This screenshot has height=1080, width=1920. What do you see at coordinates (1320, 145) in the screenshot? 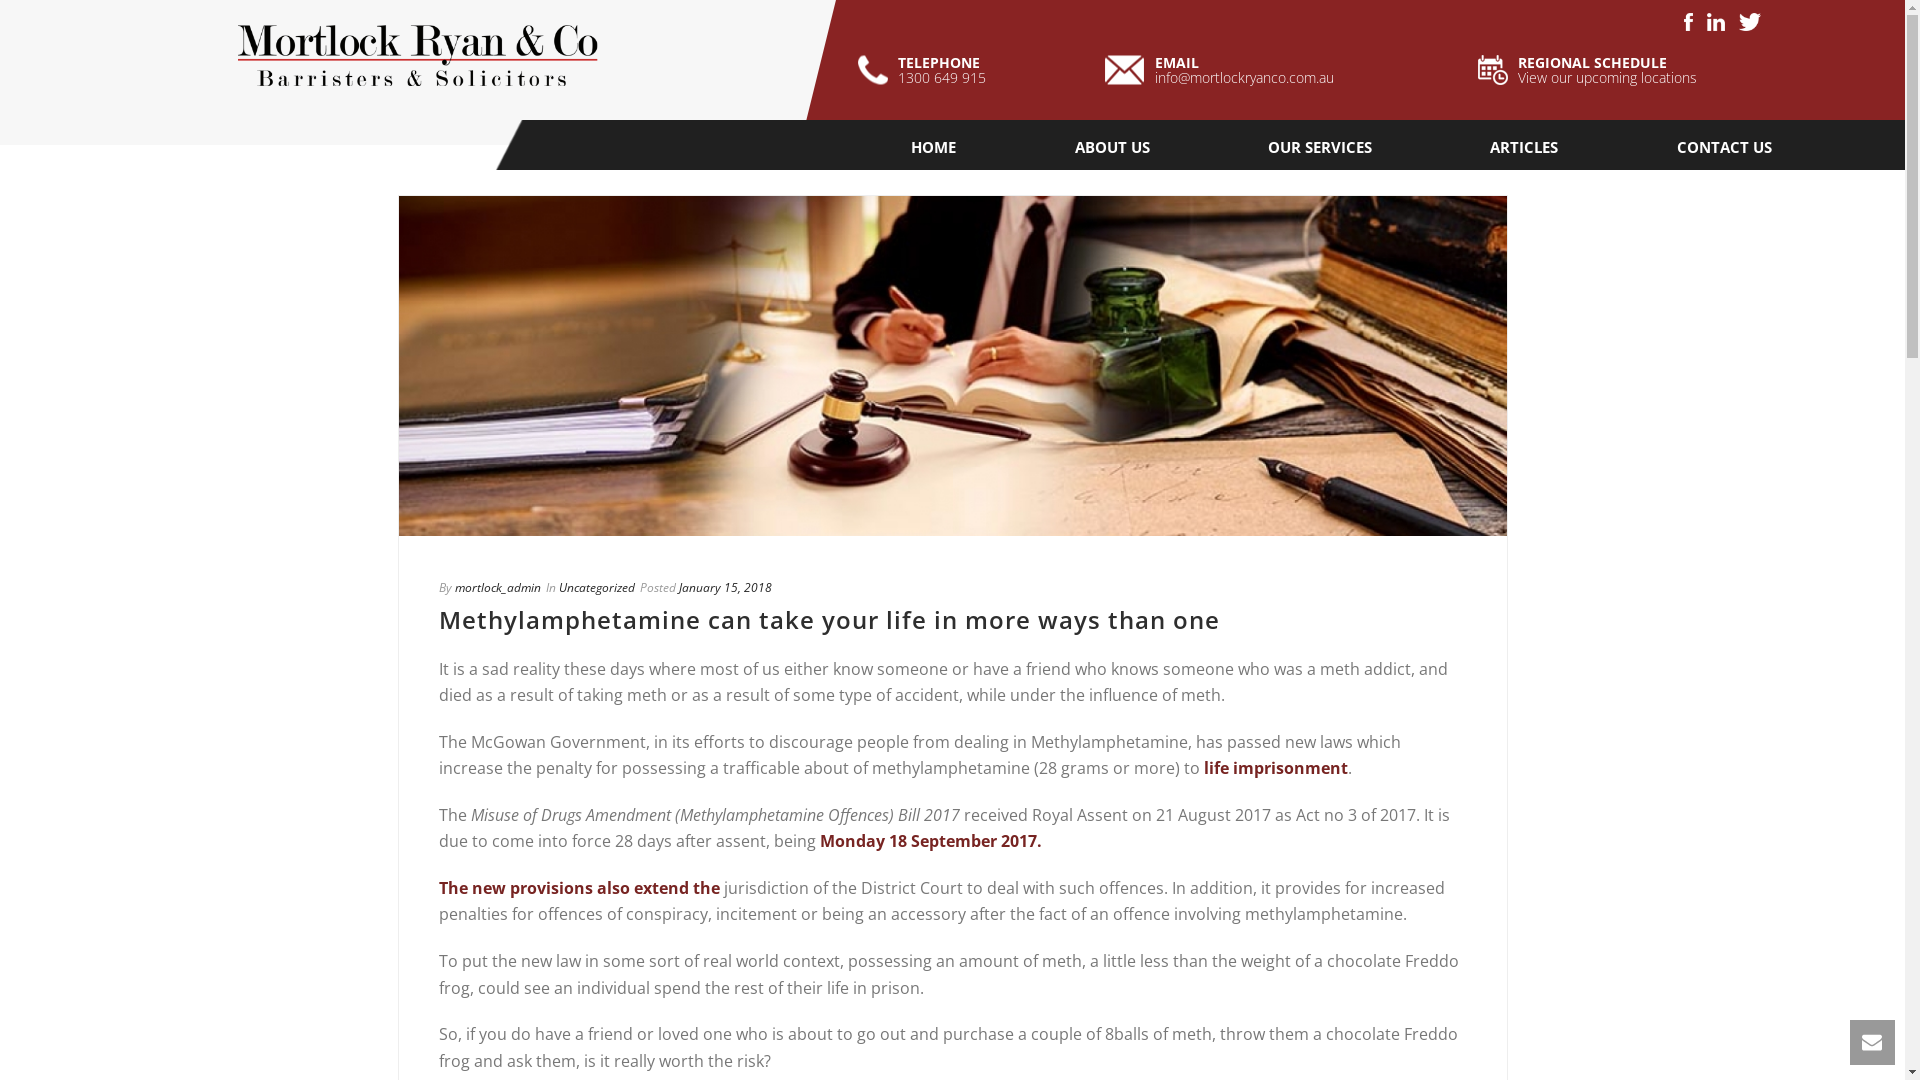
I see `'OUR SERVICES'` at bounding box center [1320, 145].